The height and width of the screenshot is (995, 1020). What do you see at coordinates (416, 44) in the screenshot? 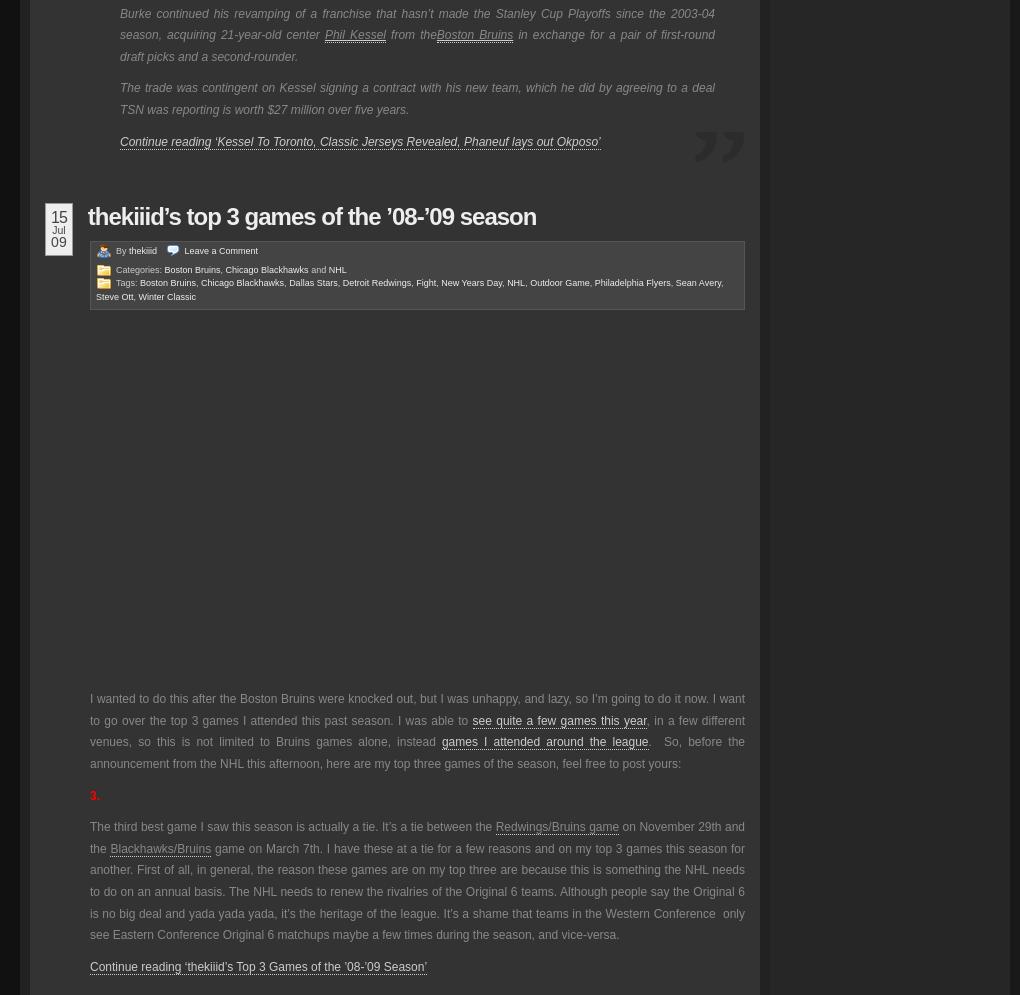
I see `'in exchange for a pair of first-round draft picks and a second-rounder.'` at bounding box center [416, 44].